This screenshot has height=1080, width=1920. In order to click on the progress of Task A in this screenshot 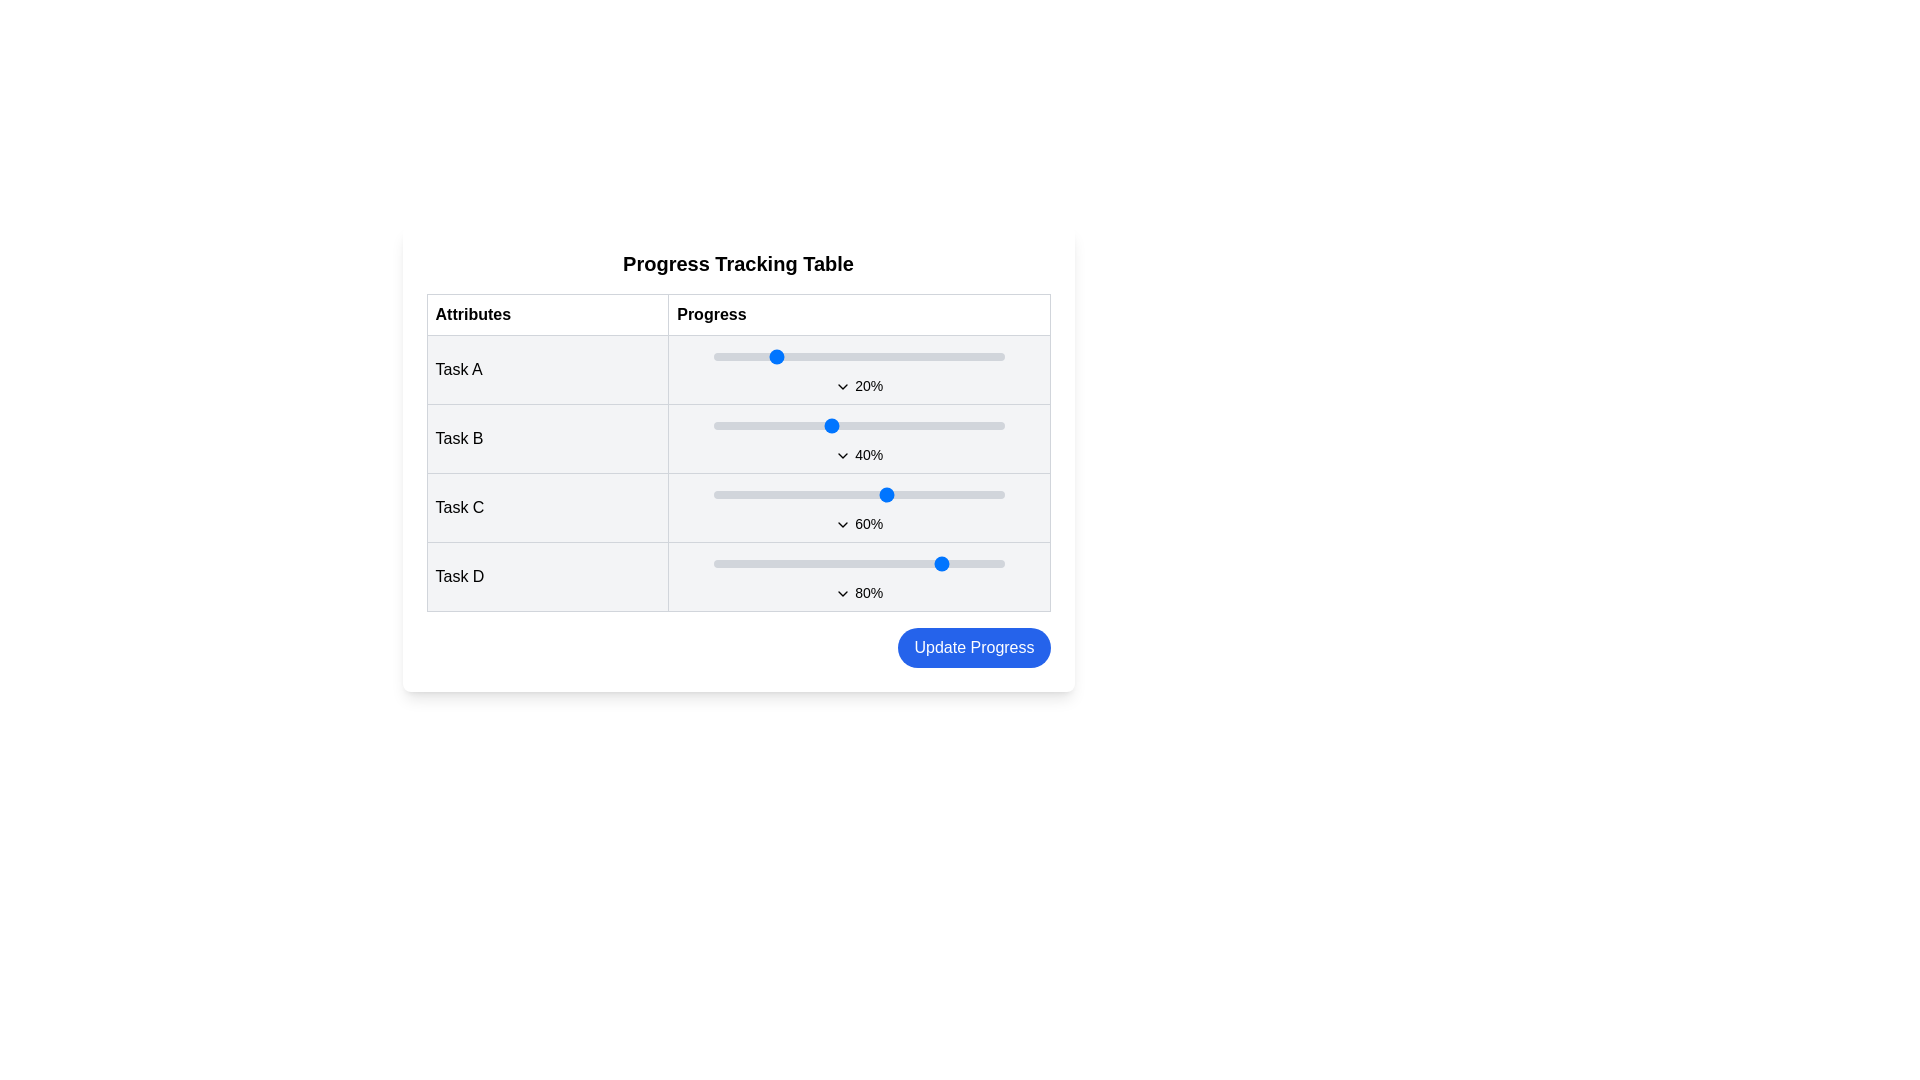, I will do `click(933, 356)`.